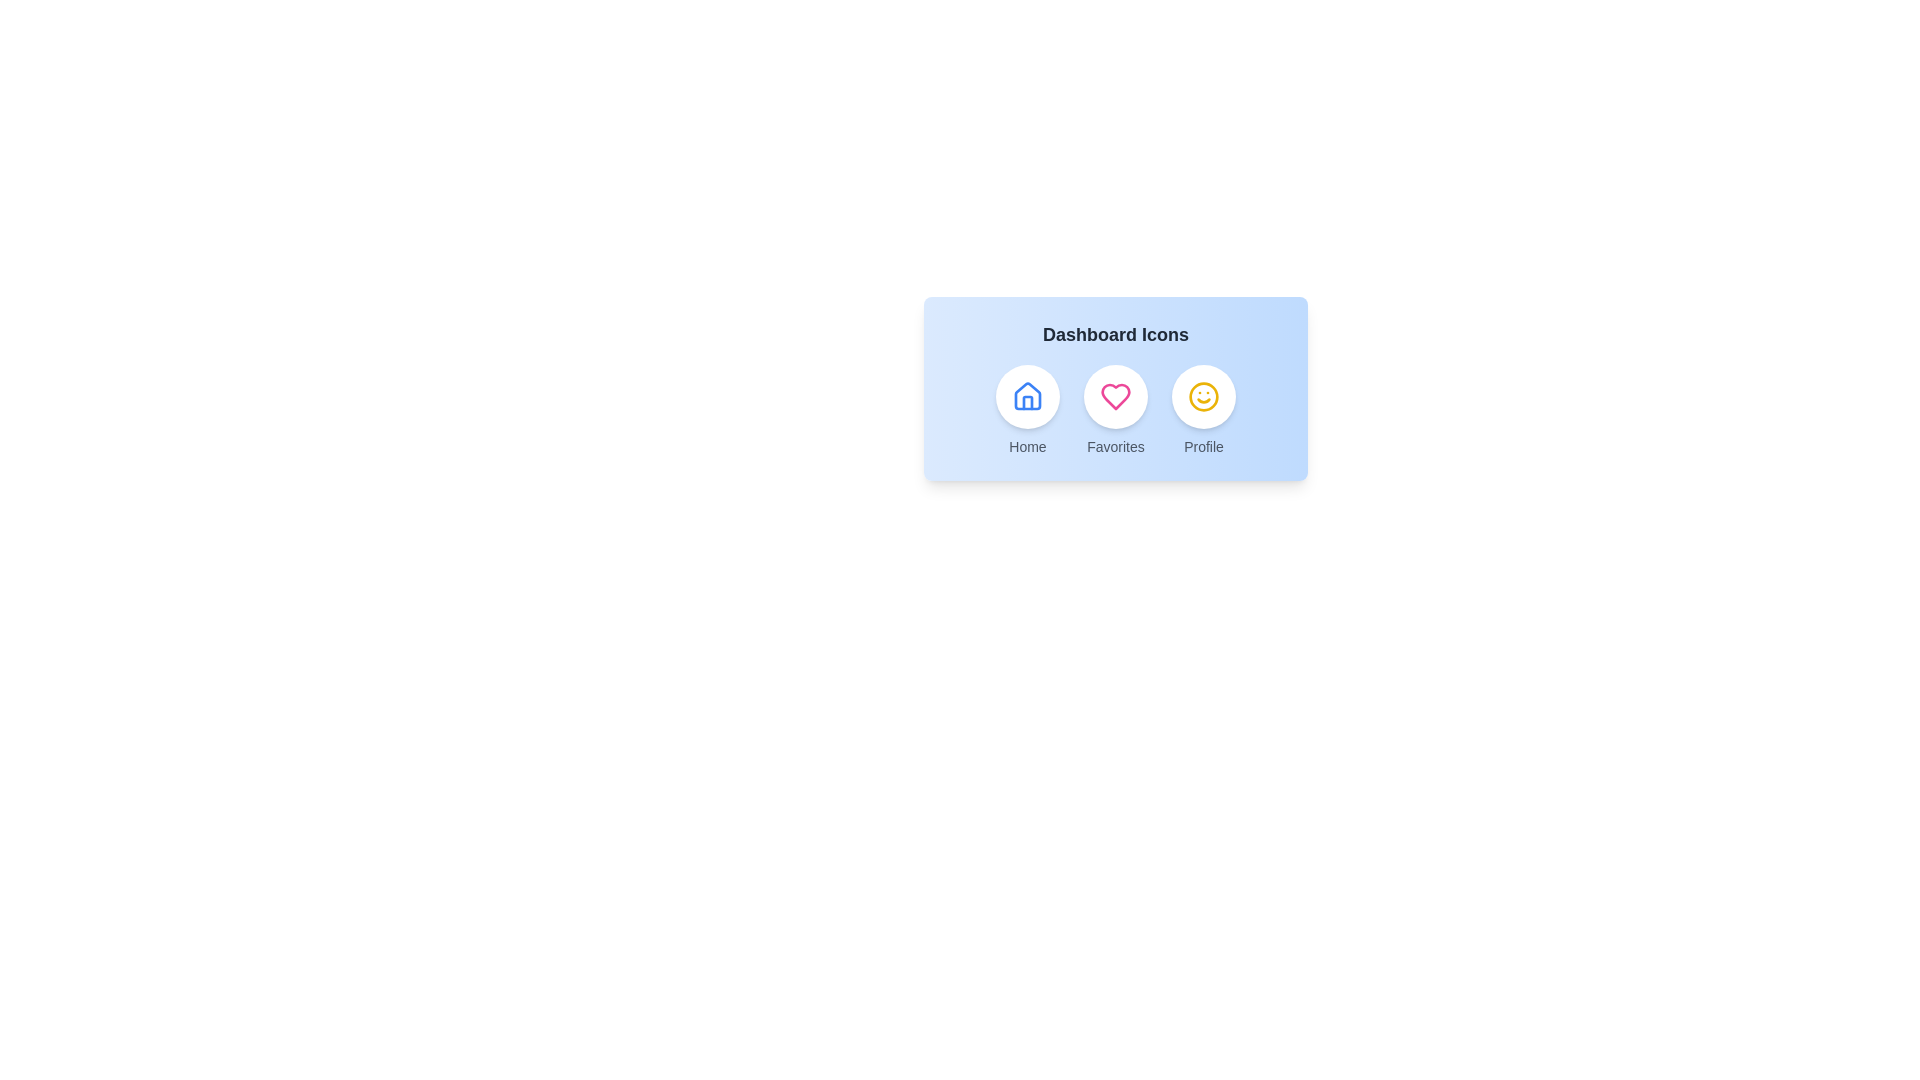 This screenshot has width=1920, height=1080. I want to click on the outermost circle of the smiley icon representing the Profile section in the UI, so click(1203, 397).